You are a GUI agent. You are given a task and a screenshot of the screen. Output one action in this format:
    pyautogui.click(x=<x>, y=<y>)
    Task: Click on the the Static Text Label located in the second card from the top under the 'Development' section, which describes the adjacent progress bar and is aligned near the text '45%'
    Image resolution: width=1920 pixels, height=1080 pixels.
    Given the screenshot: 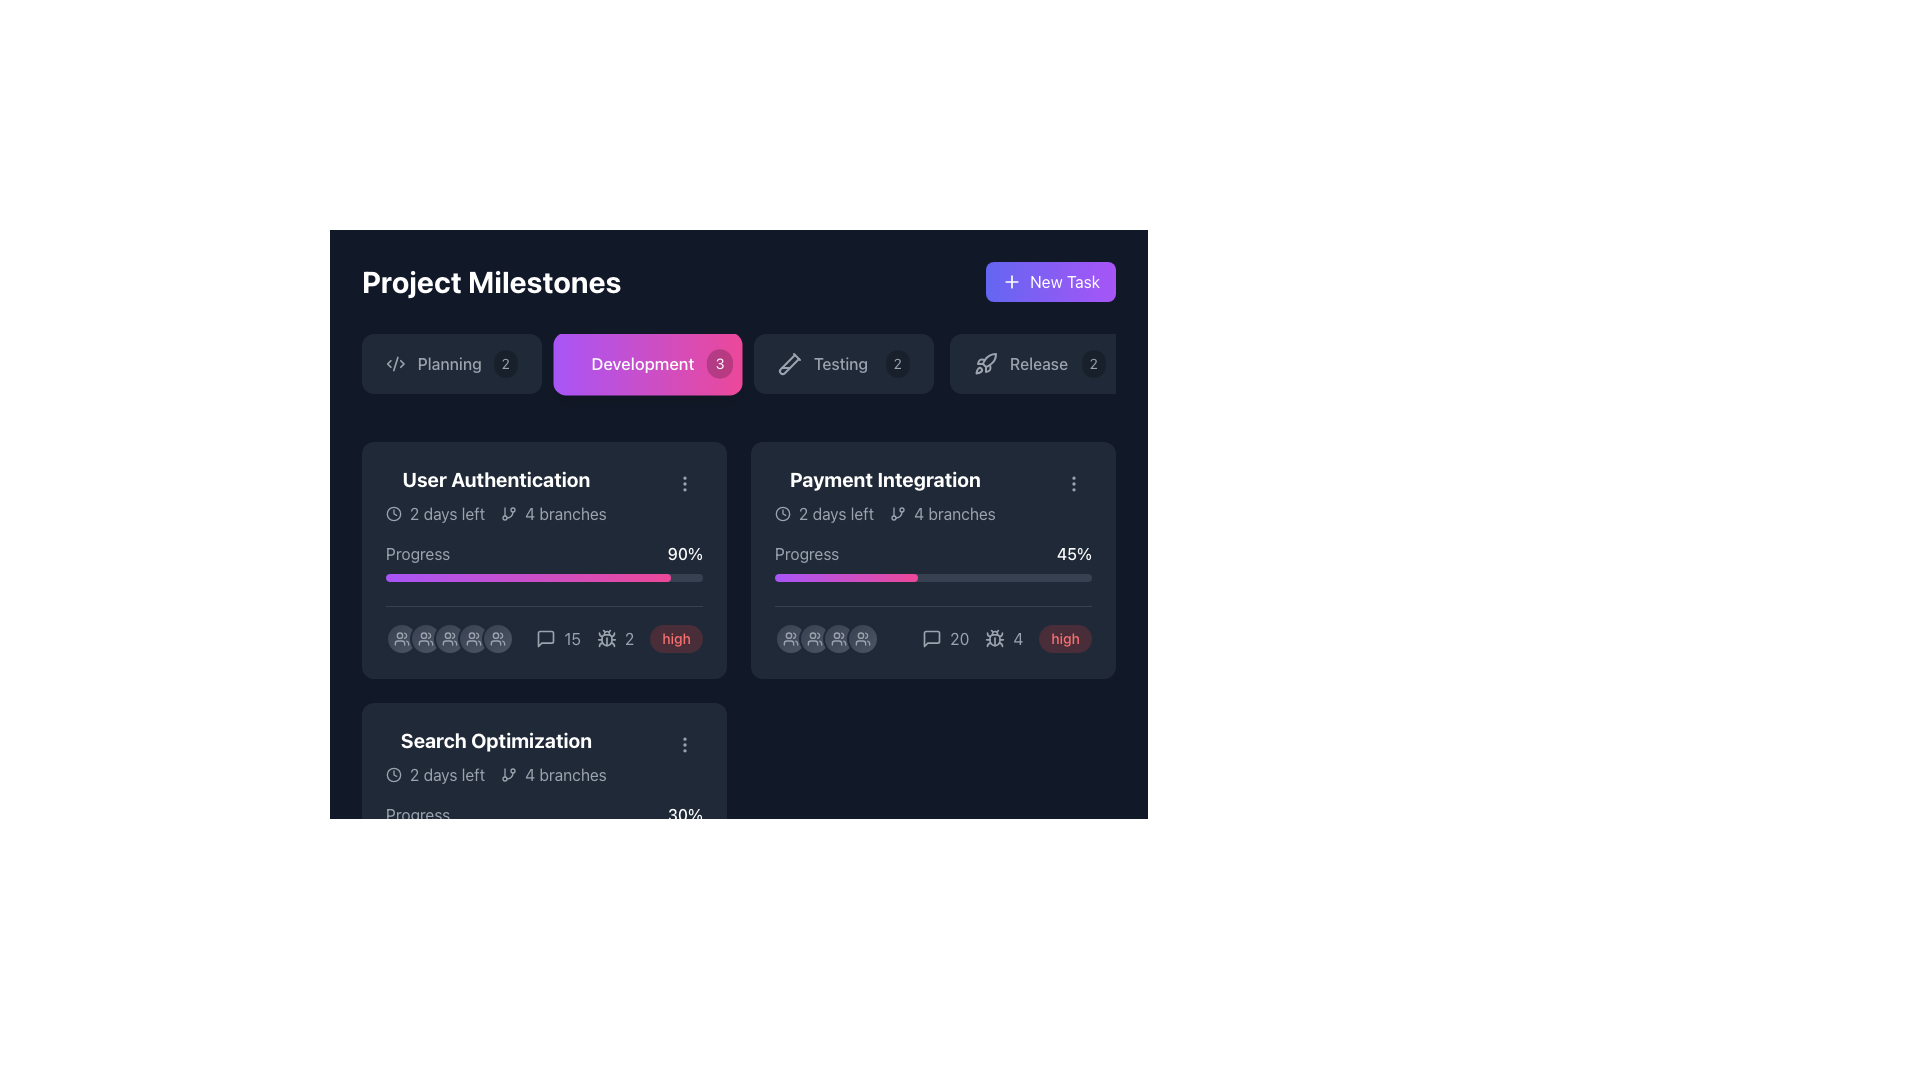 What is the action you would take?
    pyautogui.click(x=807, y=554)
    